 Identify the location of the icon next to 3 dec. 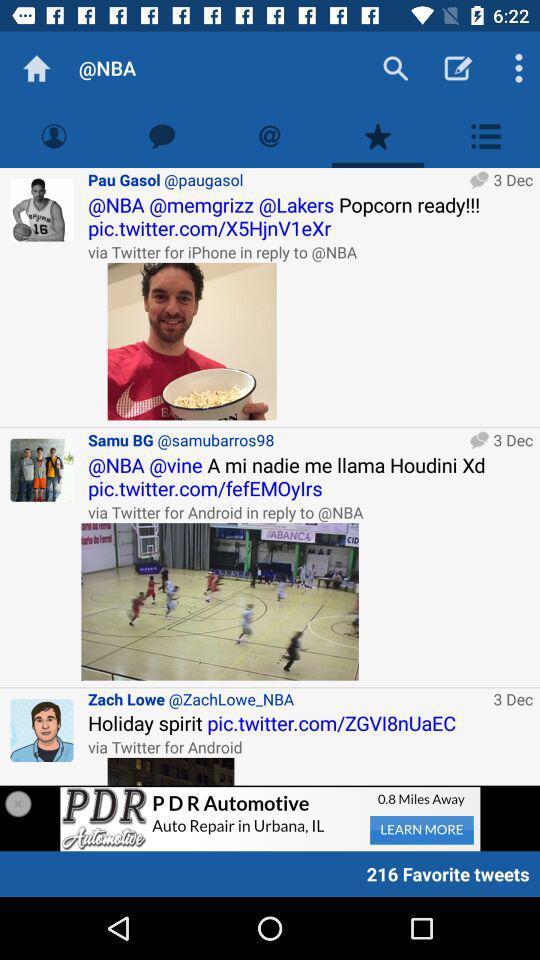
(219, 600).